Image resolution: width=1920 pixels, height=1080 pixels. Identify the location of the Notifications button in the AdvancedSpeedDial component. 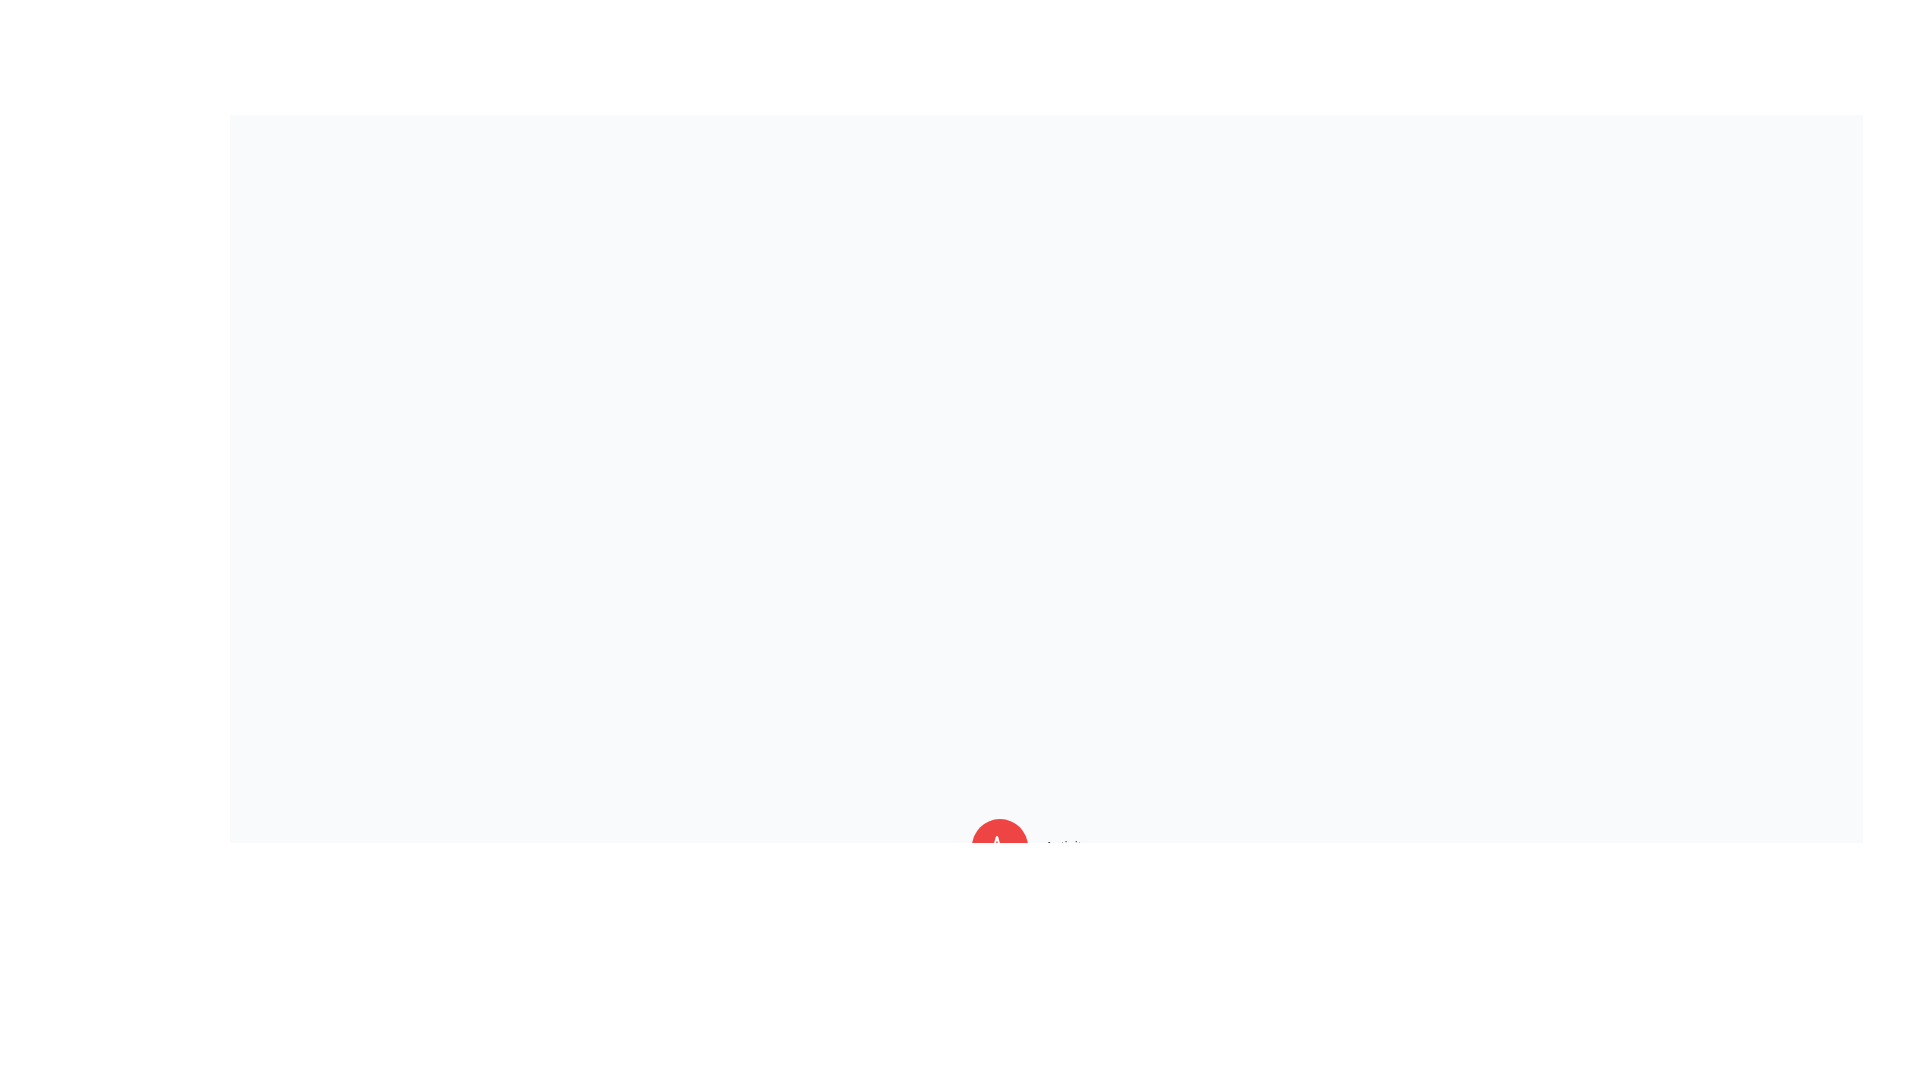
(1000, 918).